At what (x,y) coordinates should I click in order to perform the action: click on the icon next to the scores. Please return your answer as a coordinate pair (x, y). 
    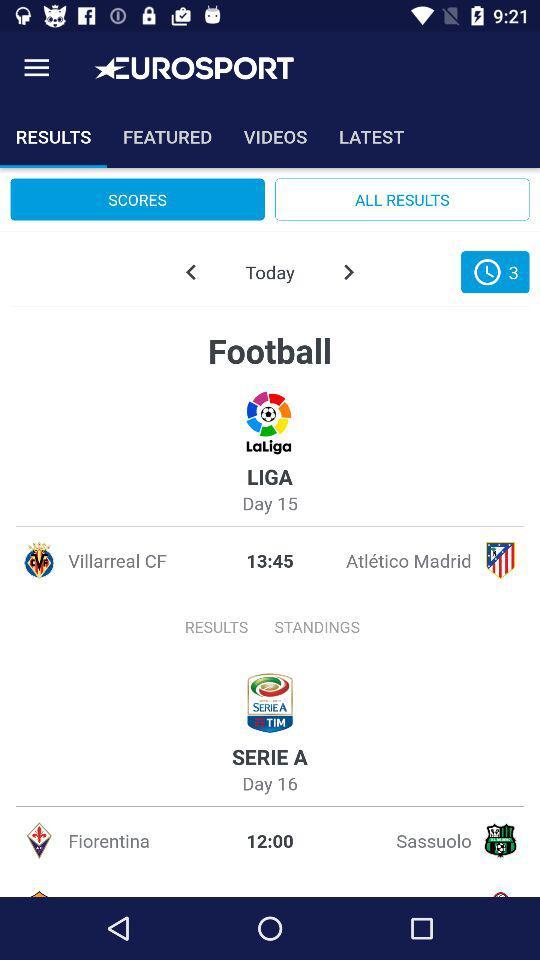
    Looking at the image, I should click on (402, 199).